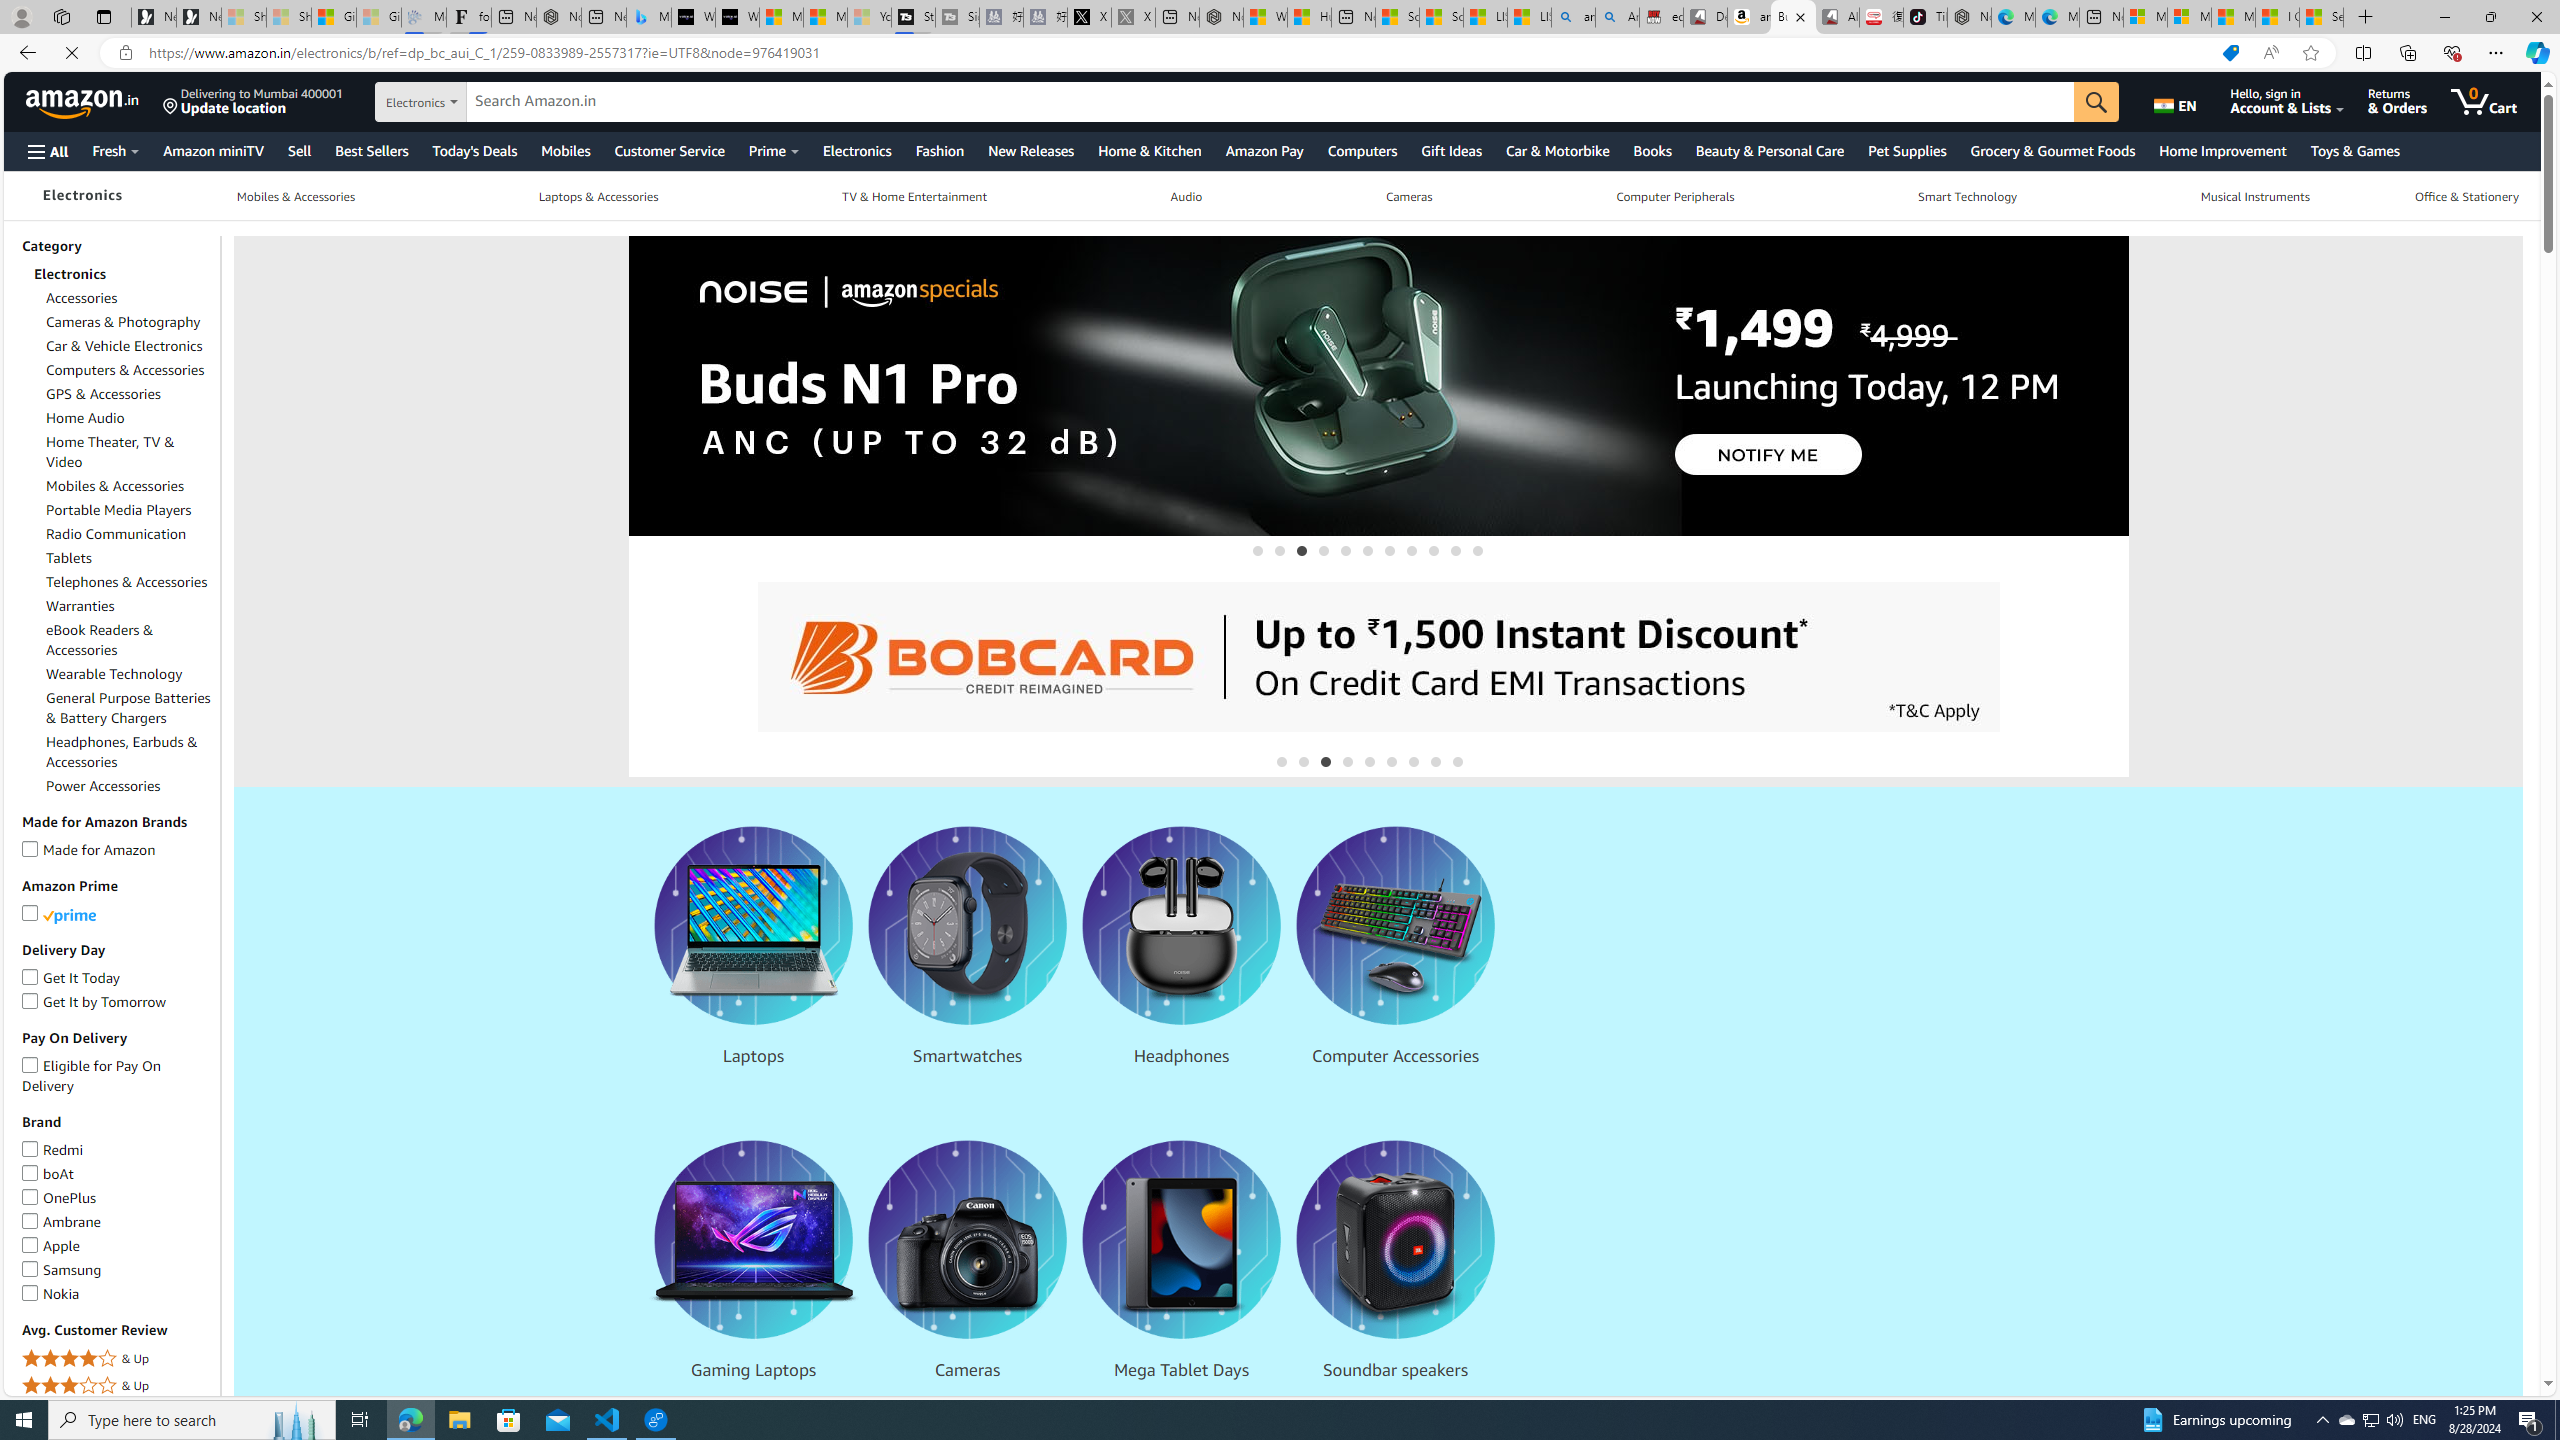 The image size is (2560, 1440). I want to click on 'amazon.in/dp/B0CX59H5W7/?tag=gsmcom05-21', so click(1748, 16).